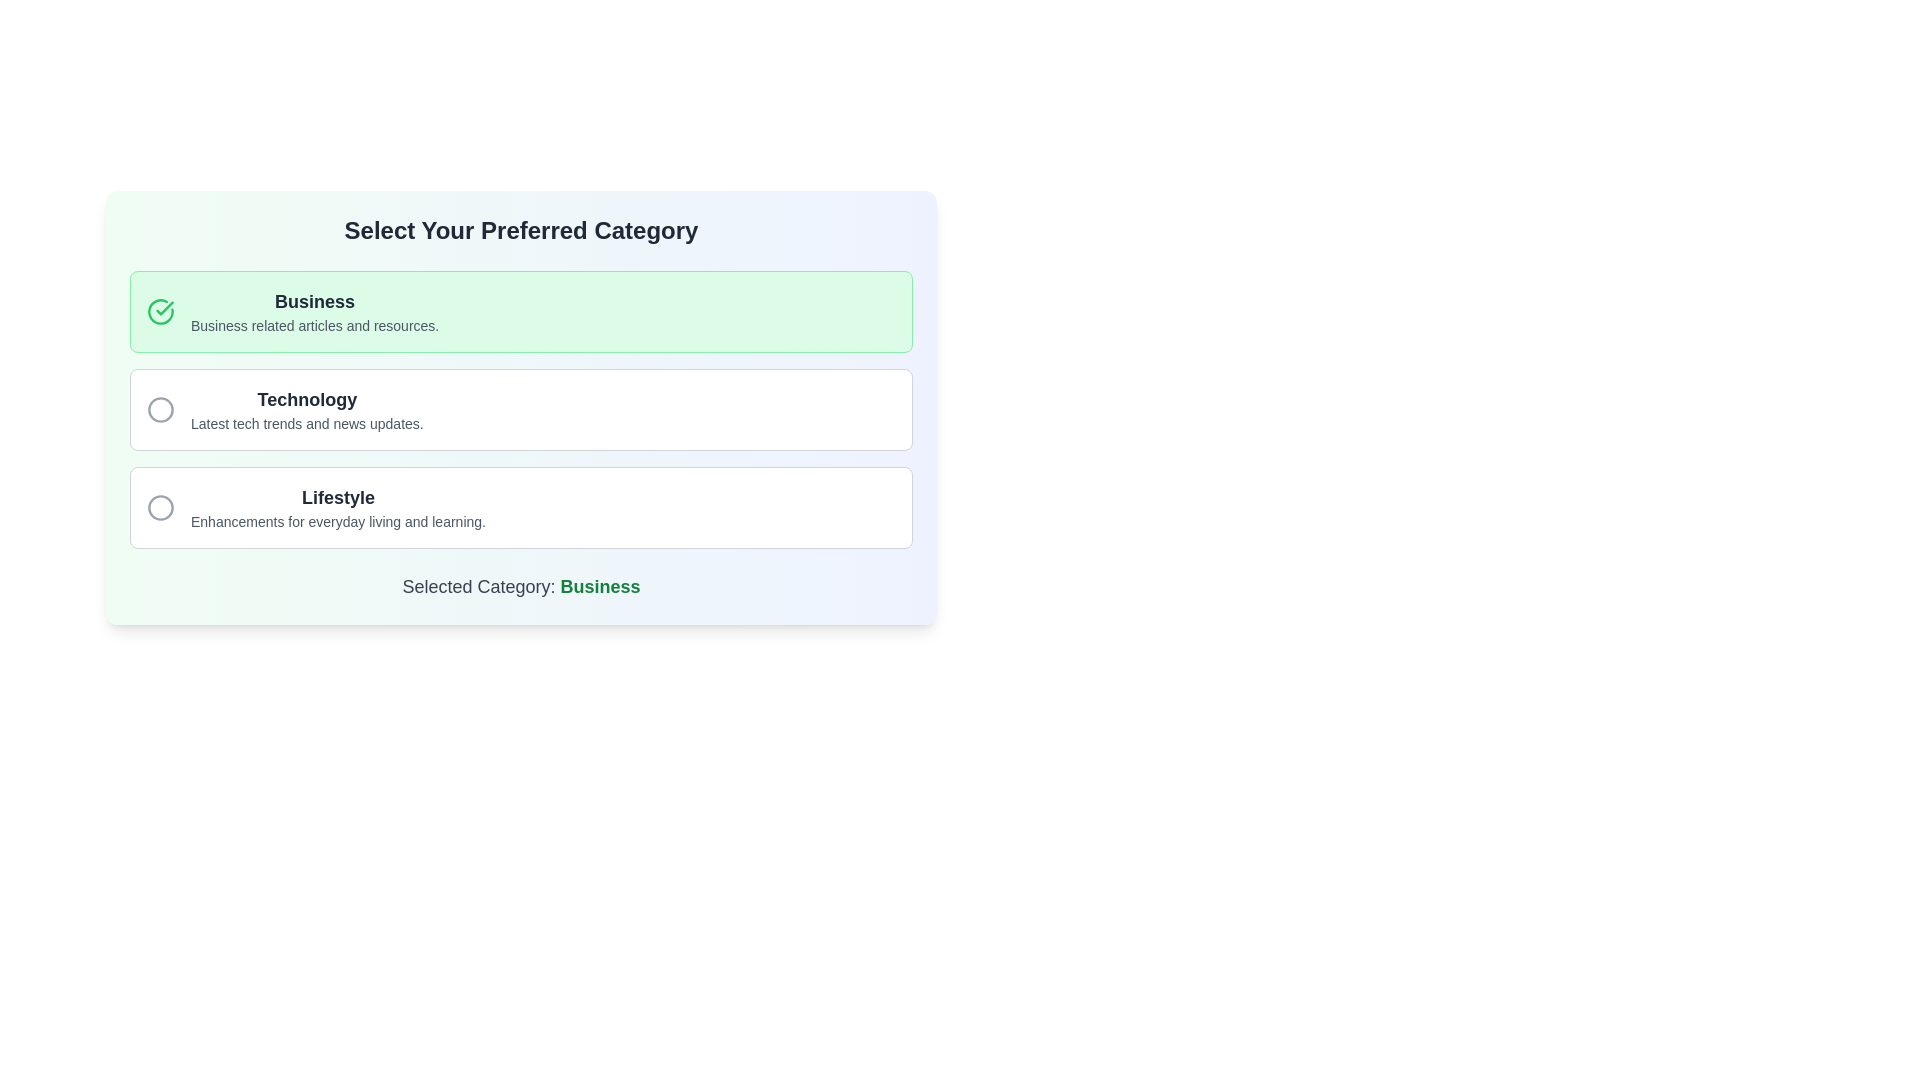 Image resolution: width=1920 pixels, height=1080 pixels. Describe the element at coordinates (161, 408) in the screenshot. I see `the circular radio button indicator with a gray border, located near the 'Technology' text in the selection list` at that location.